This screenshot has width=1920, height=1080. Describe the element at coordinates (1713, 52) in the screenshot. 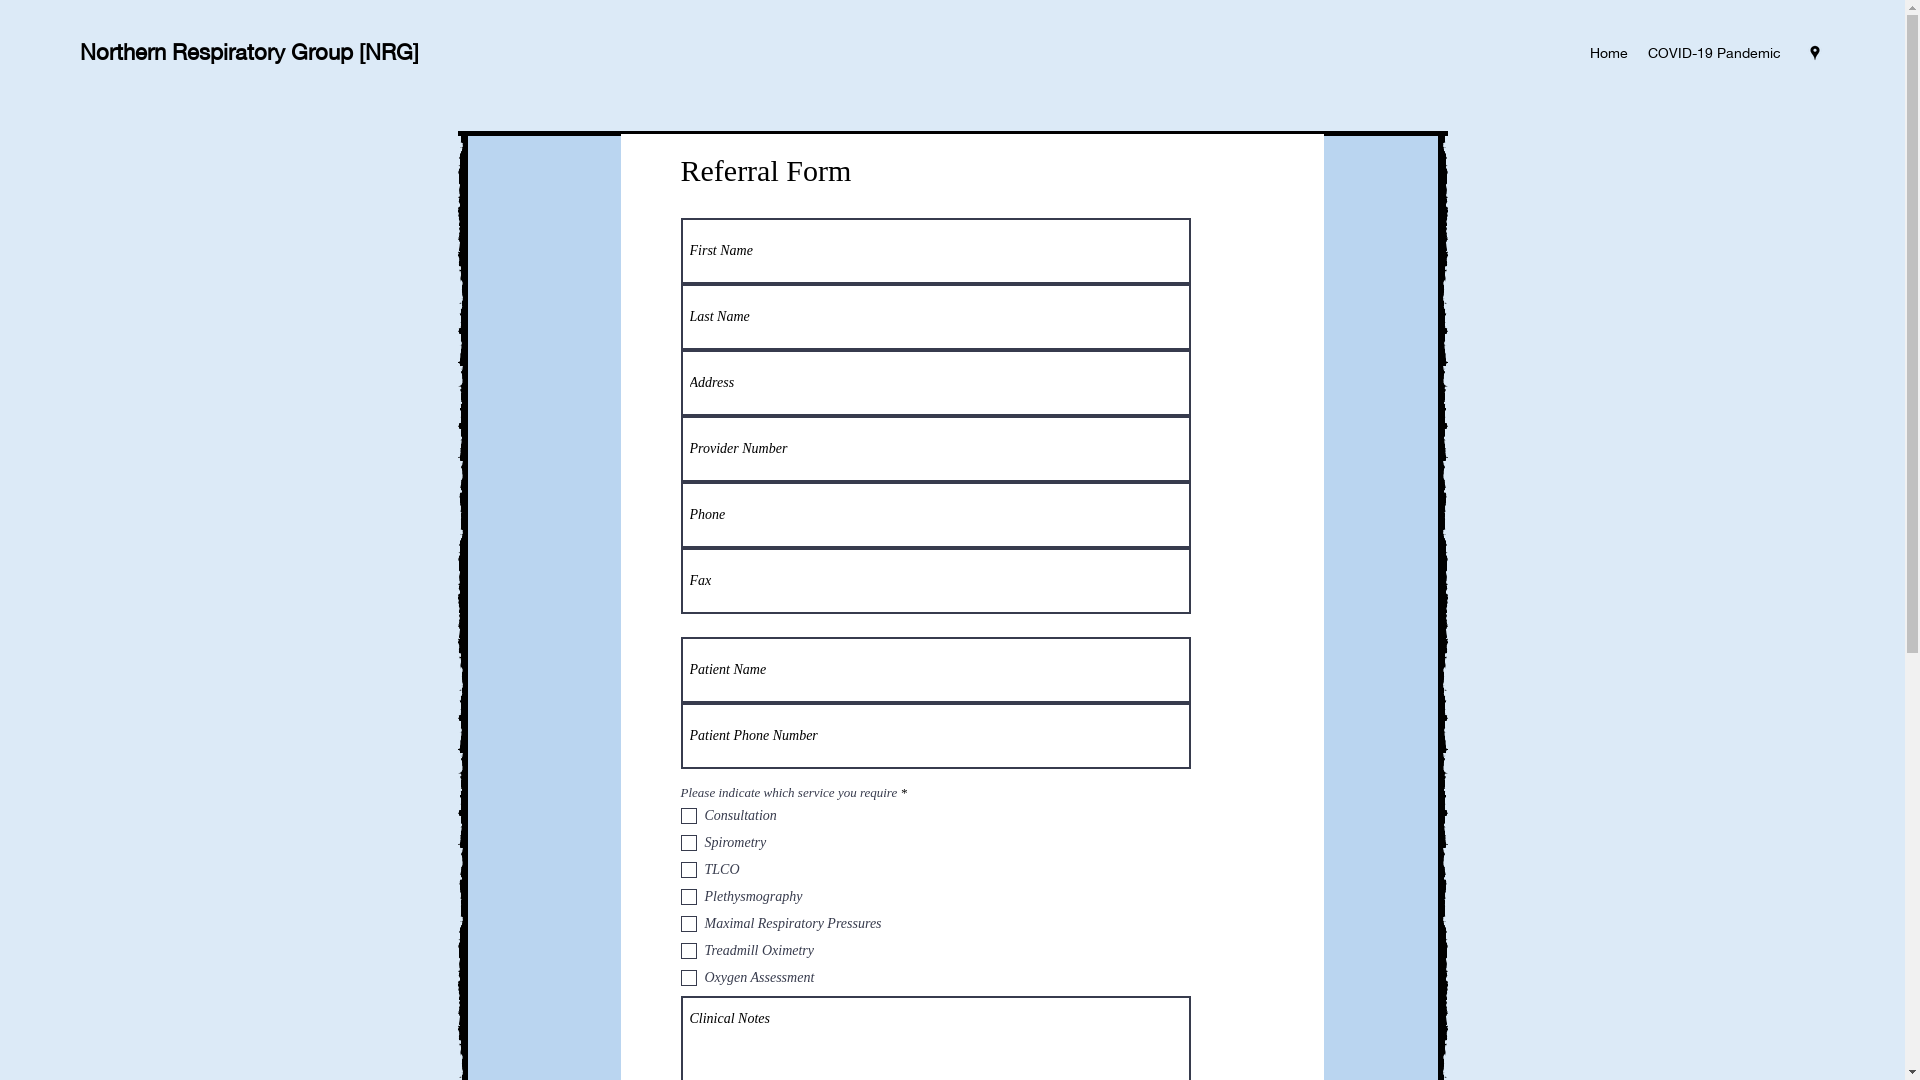

I see `'COVID-19 Pandemic'` at that location.